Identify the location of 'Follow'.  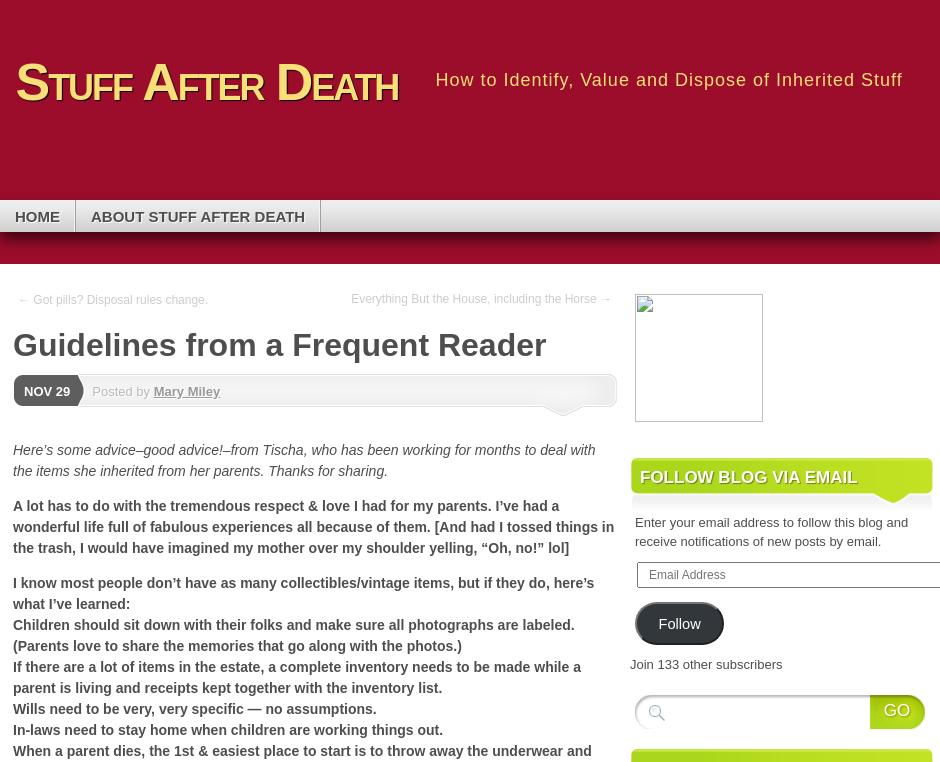
(677, 623).